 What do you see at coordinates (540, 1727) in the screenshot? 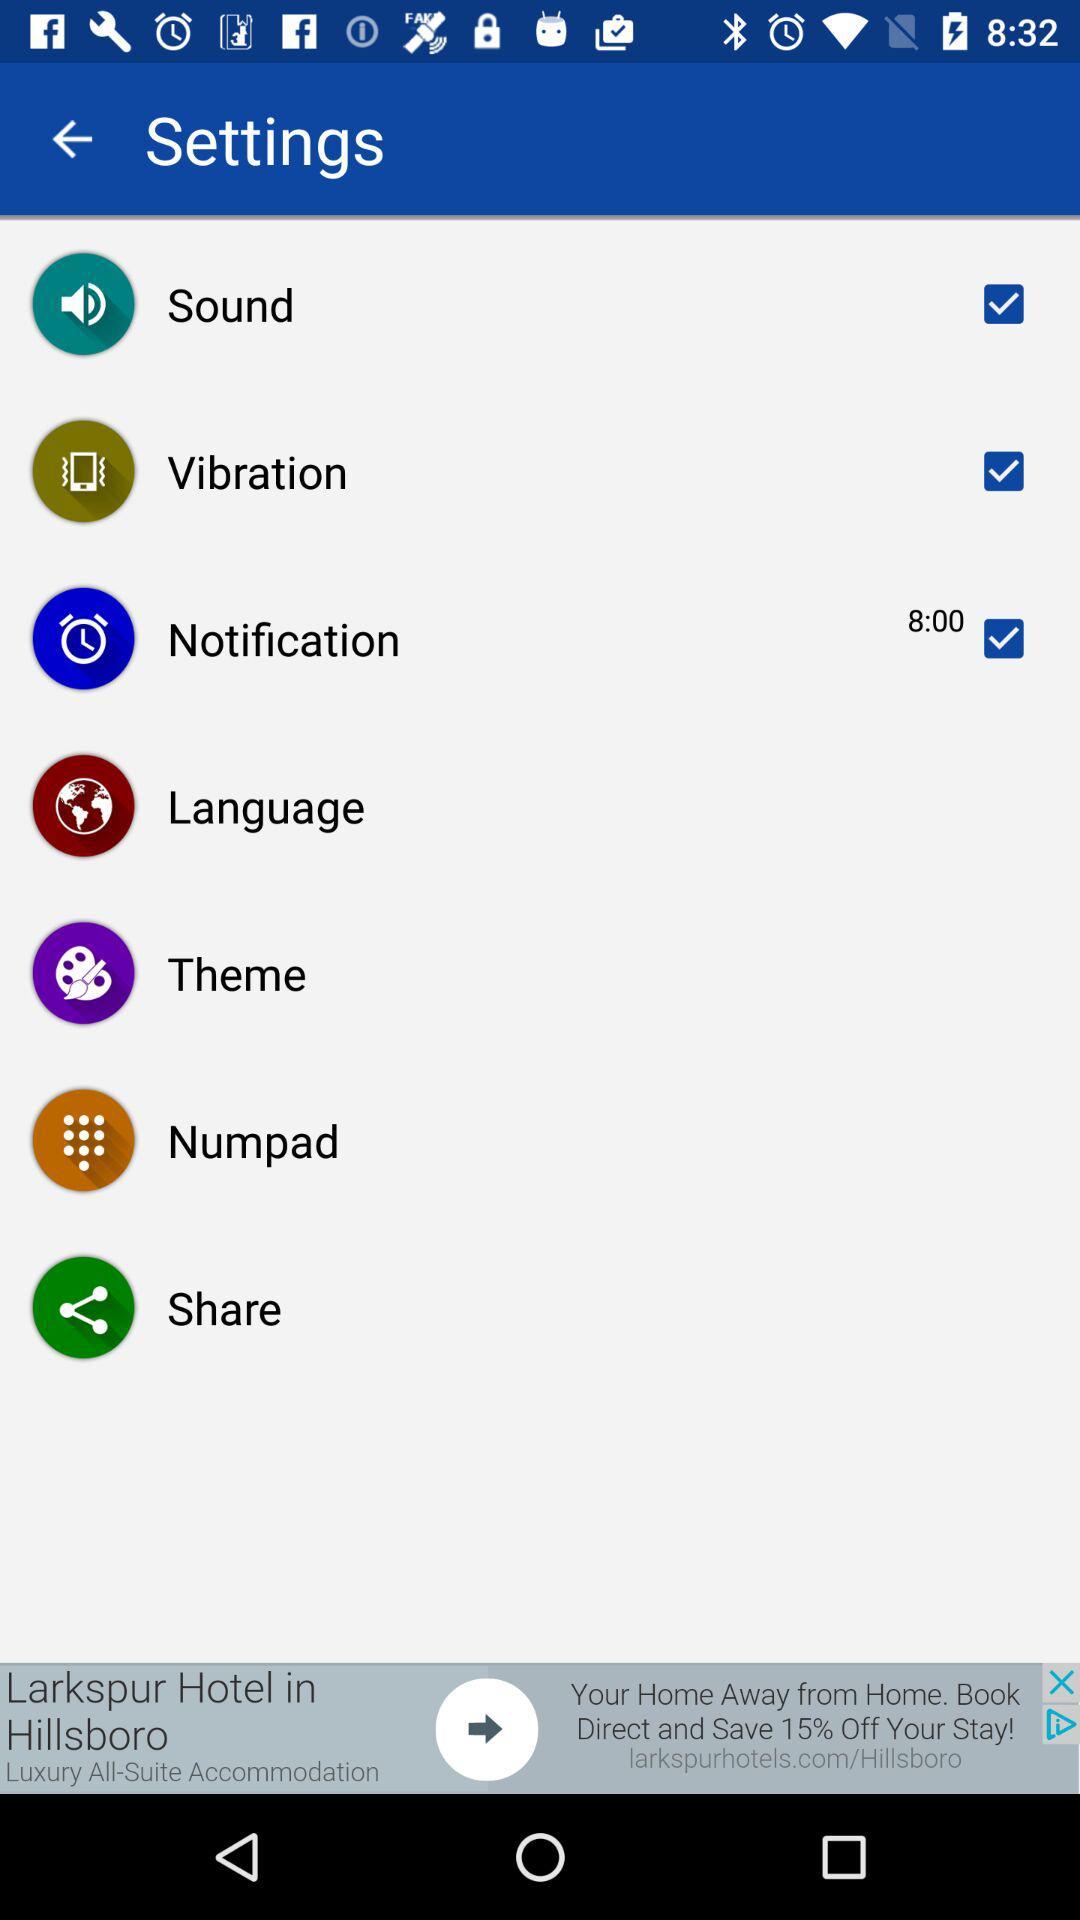
I see `the advertisement website` at bounding box center [540, 1727].